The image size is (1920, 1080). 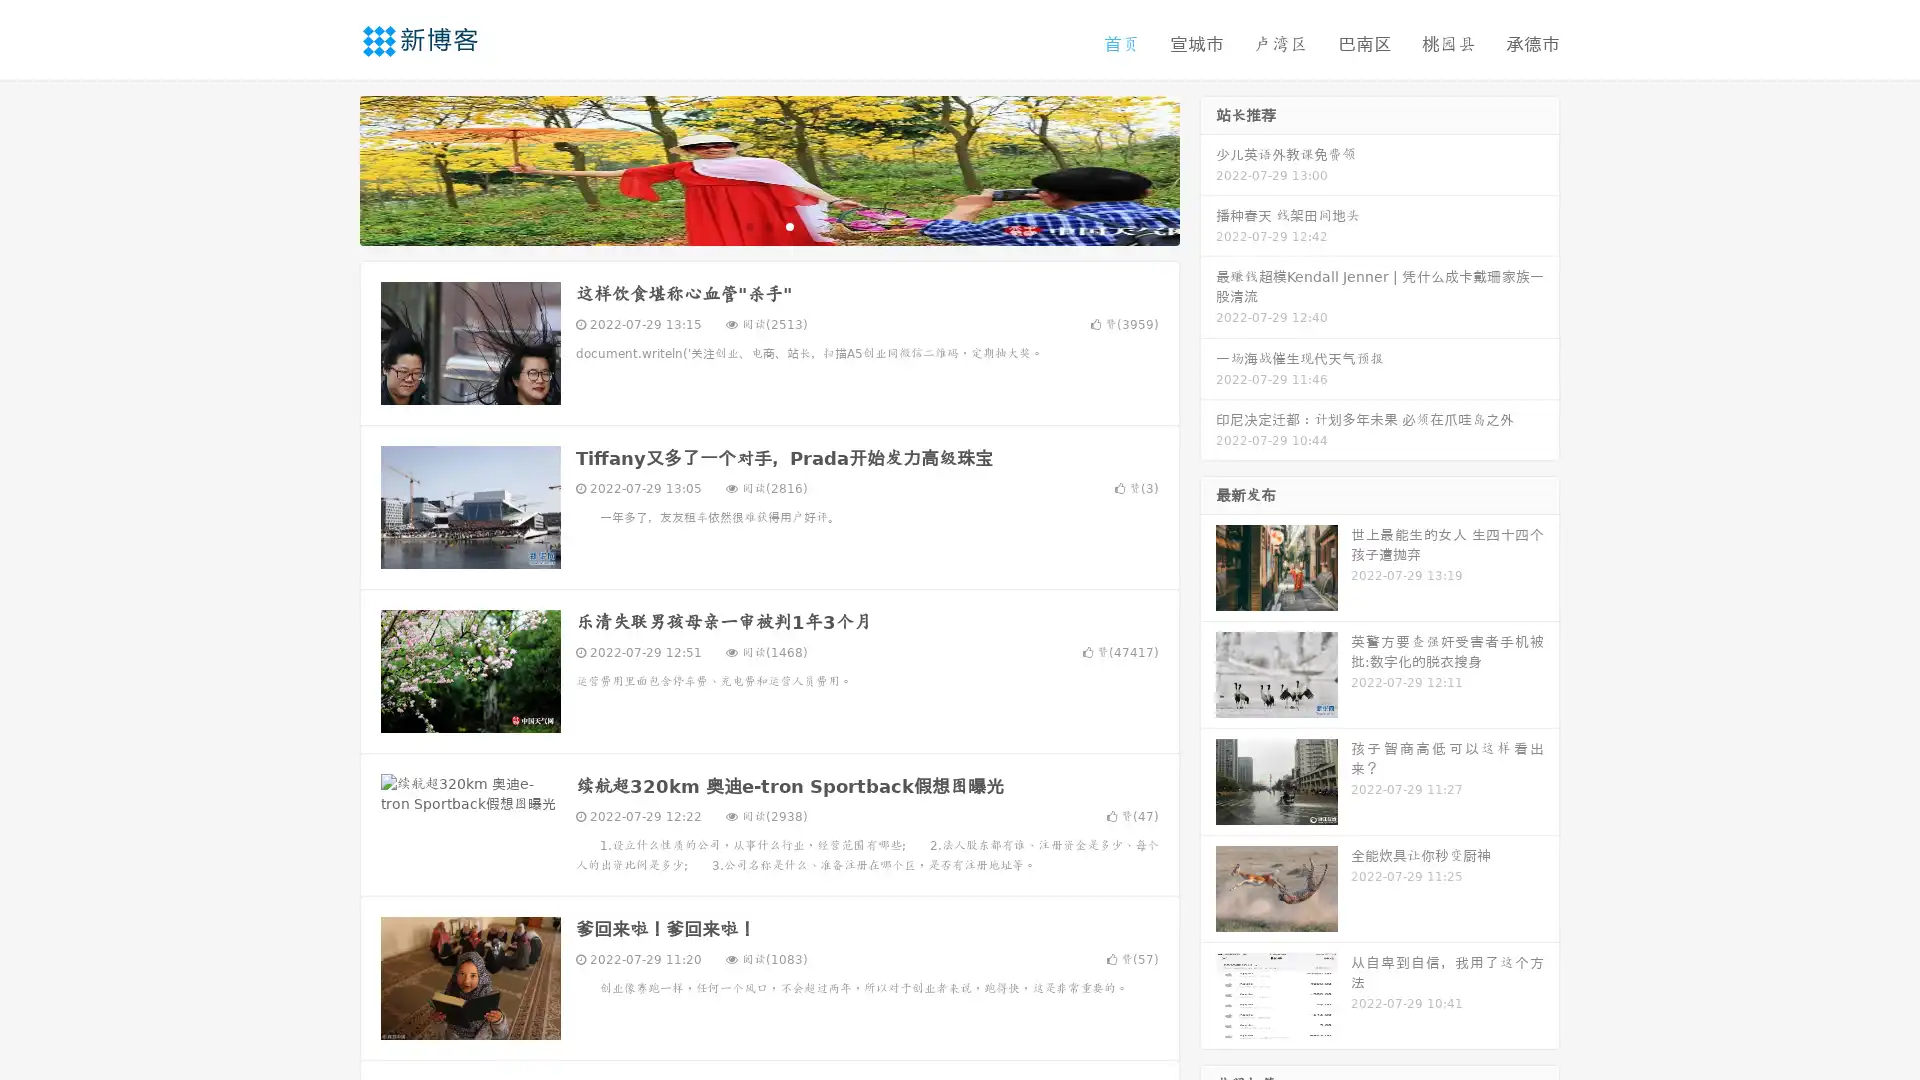 I want to click on Go to slide 1, so click(x=748, y=225).